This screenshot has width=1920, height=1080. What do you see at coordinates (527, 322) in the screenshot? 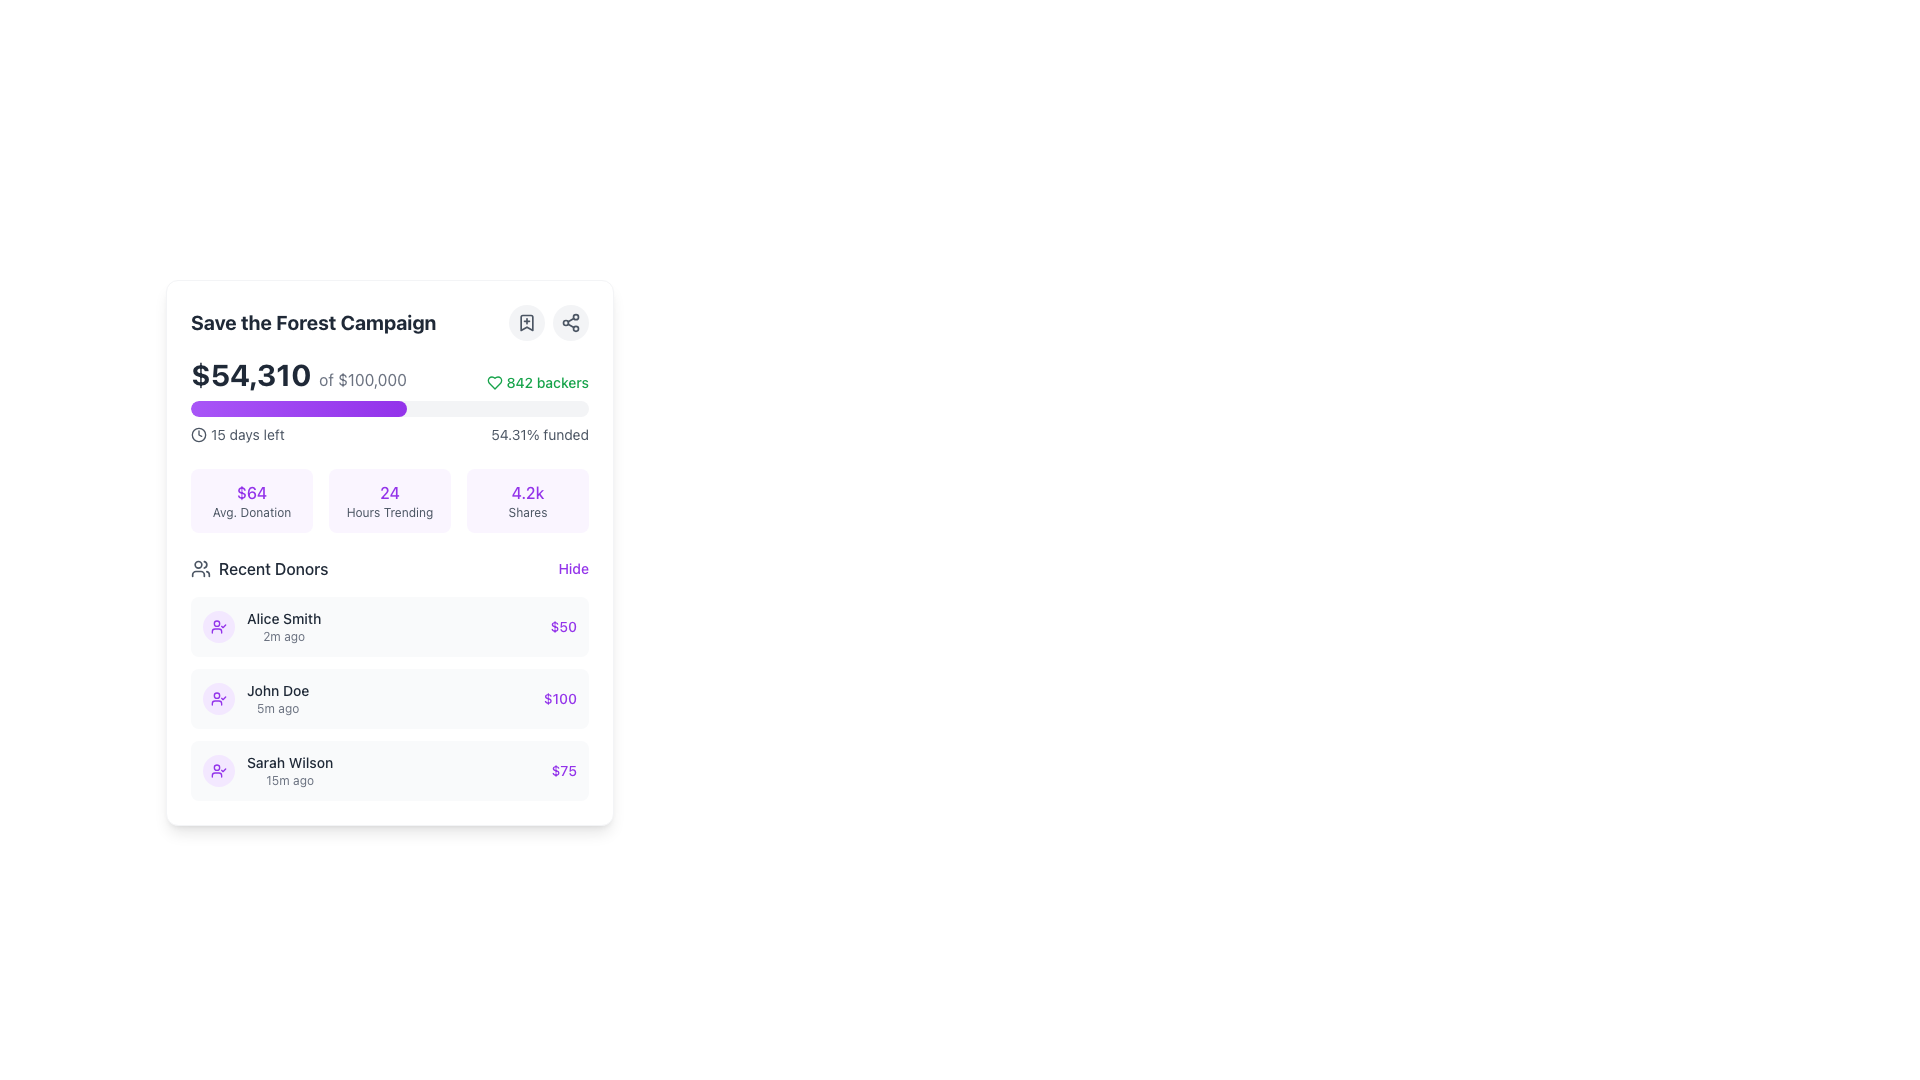
I see `the bookmark-plus icon within the circular button located to the right of the 'Save the Forest Campaign' header` at bounding box center [527, 322].